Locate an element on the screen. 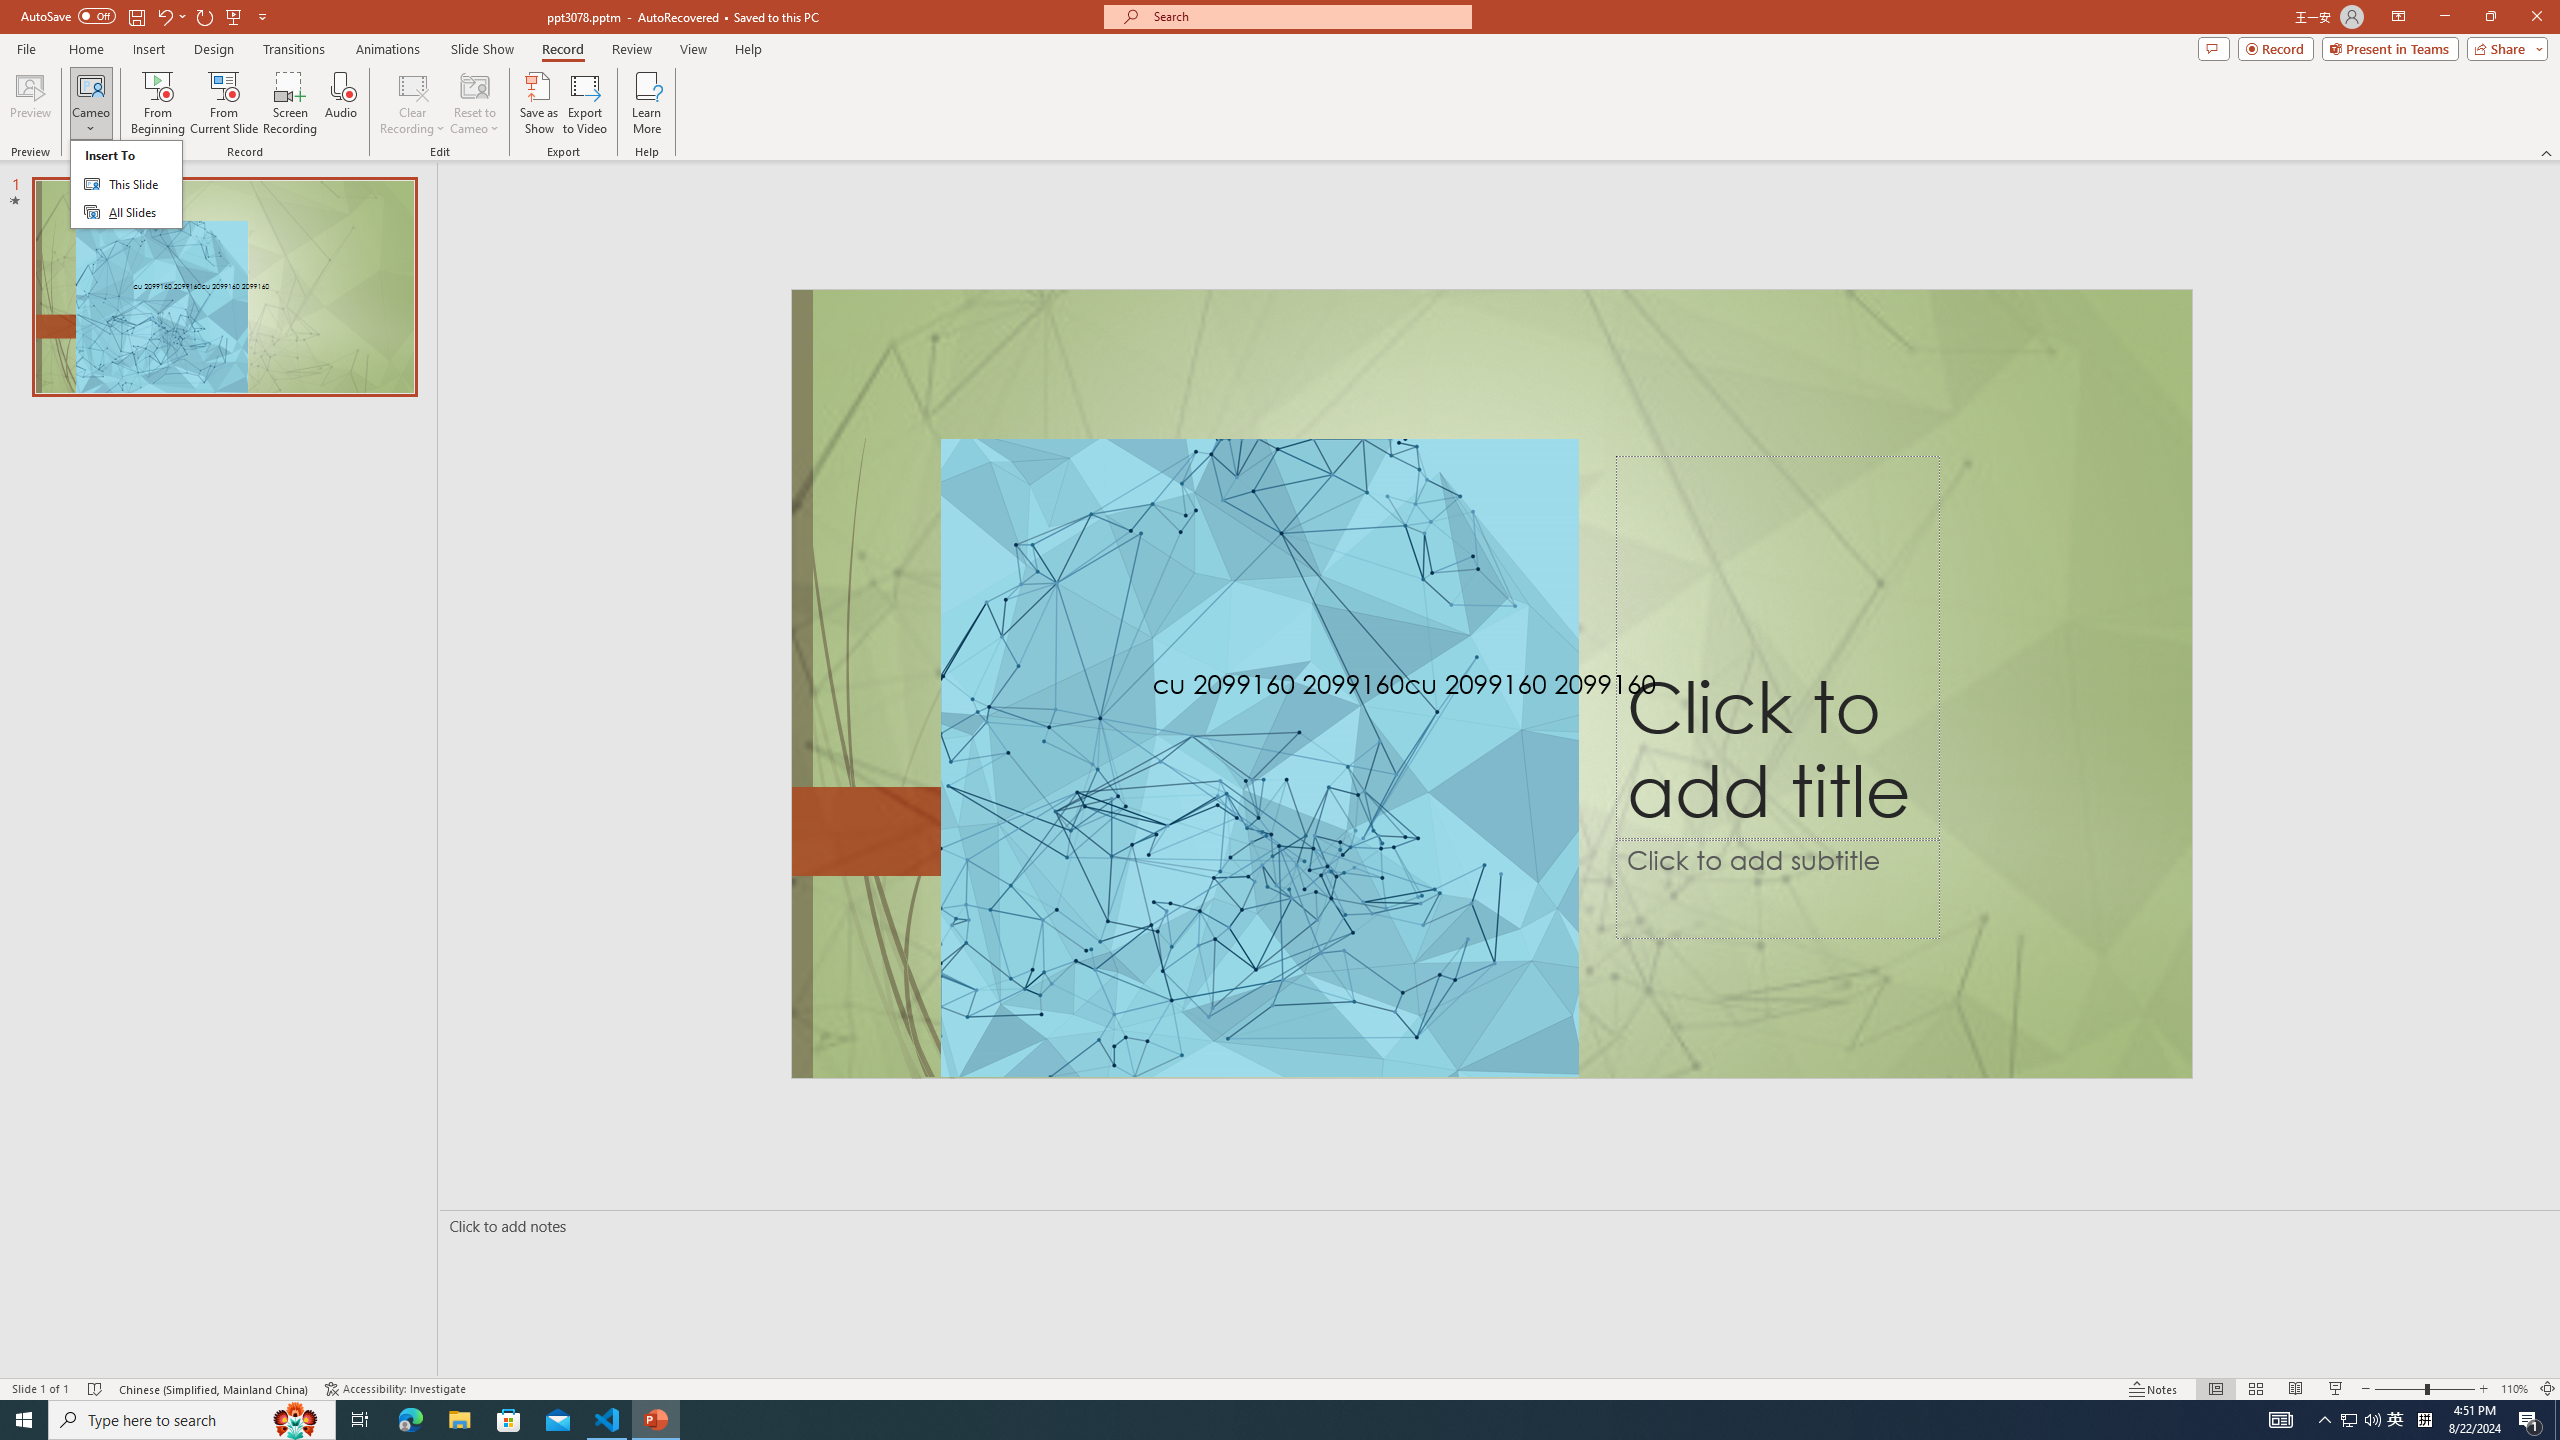 The width and height of the screenshot is (2560, 1440). 'AutomationID: 4105' is located at coordinates (2279, 1418).